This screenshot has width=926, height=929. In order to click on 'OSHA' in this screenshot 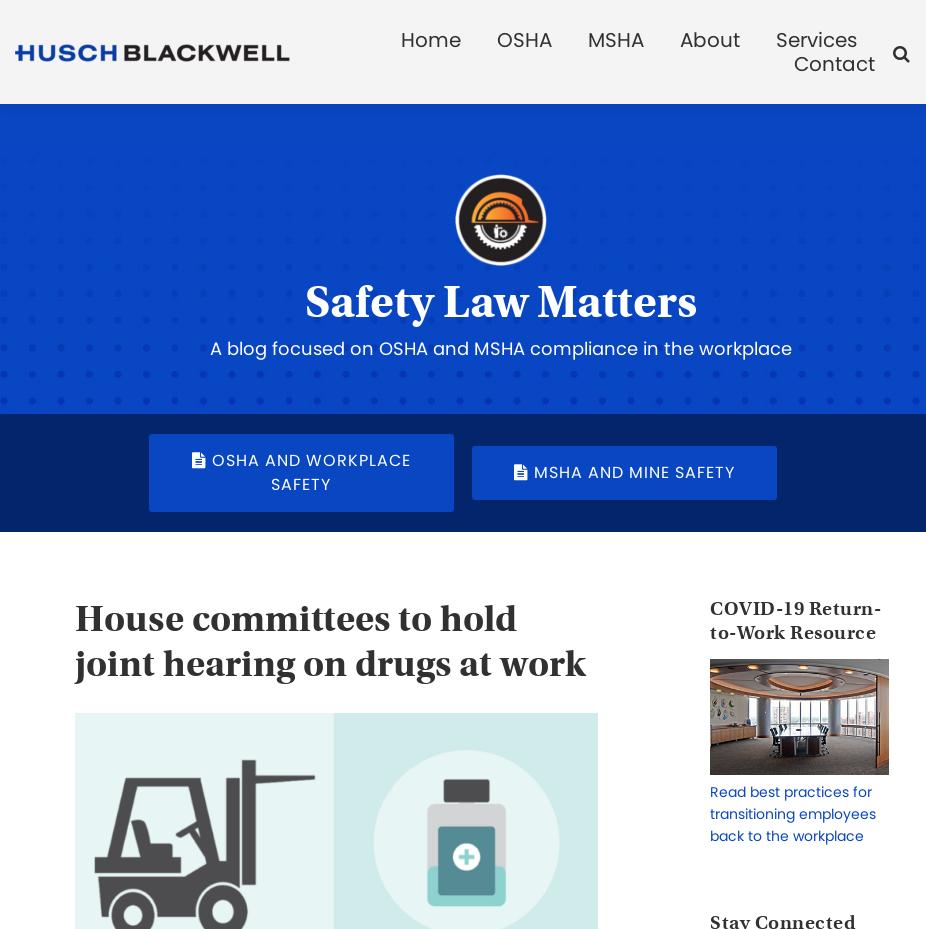, I will do `click(523, 39)`.